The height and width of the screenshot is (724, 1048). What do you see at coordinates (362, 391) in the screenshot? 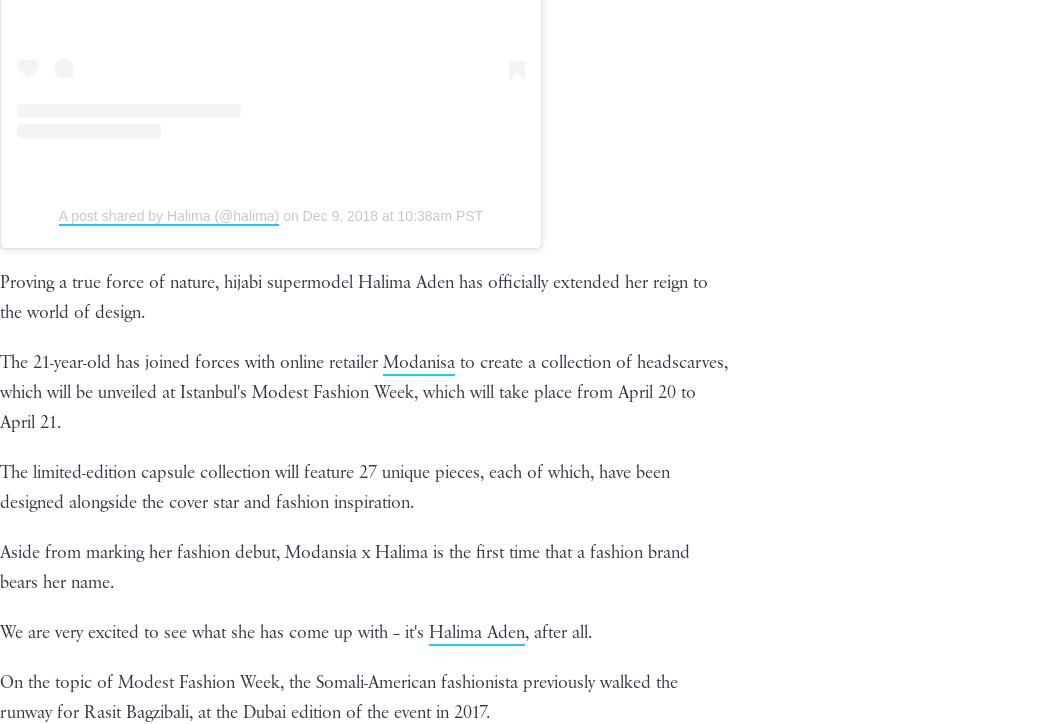
I see `'to create a collection of headscarves, which will be unveiled at Istanbul's Modest Fashion Week, which will take place from April 20 to April 21.'` at bounding box center [362, 391].